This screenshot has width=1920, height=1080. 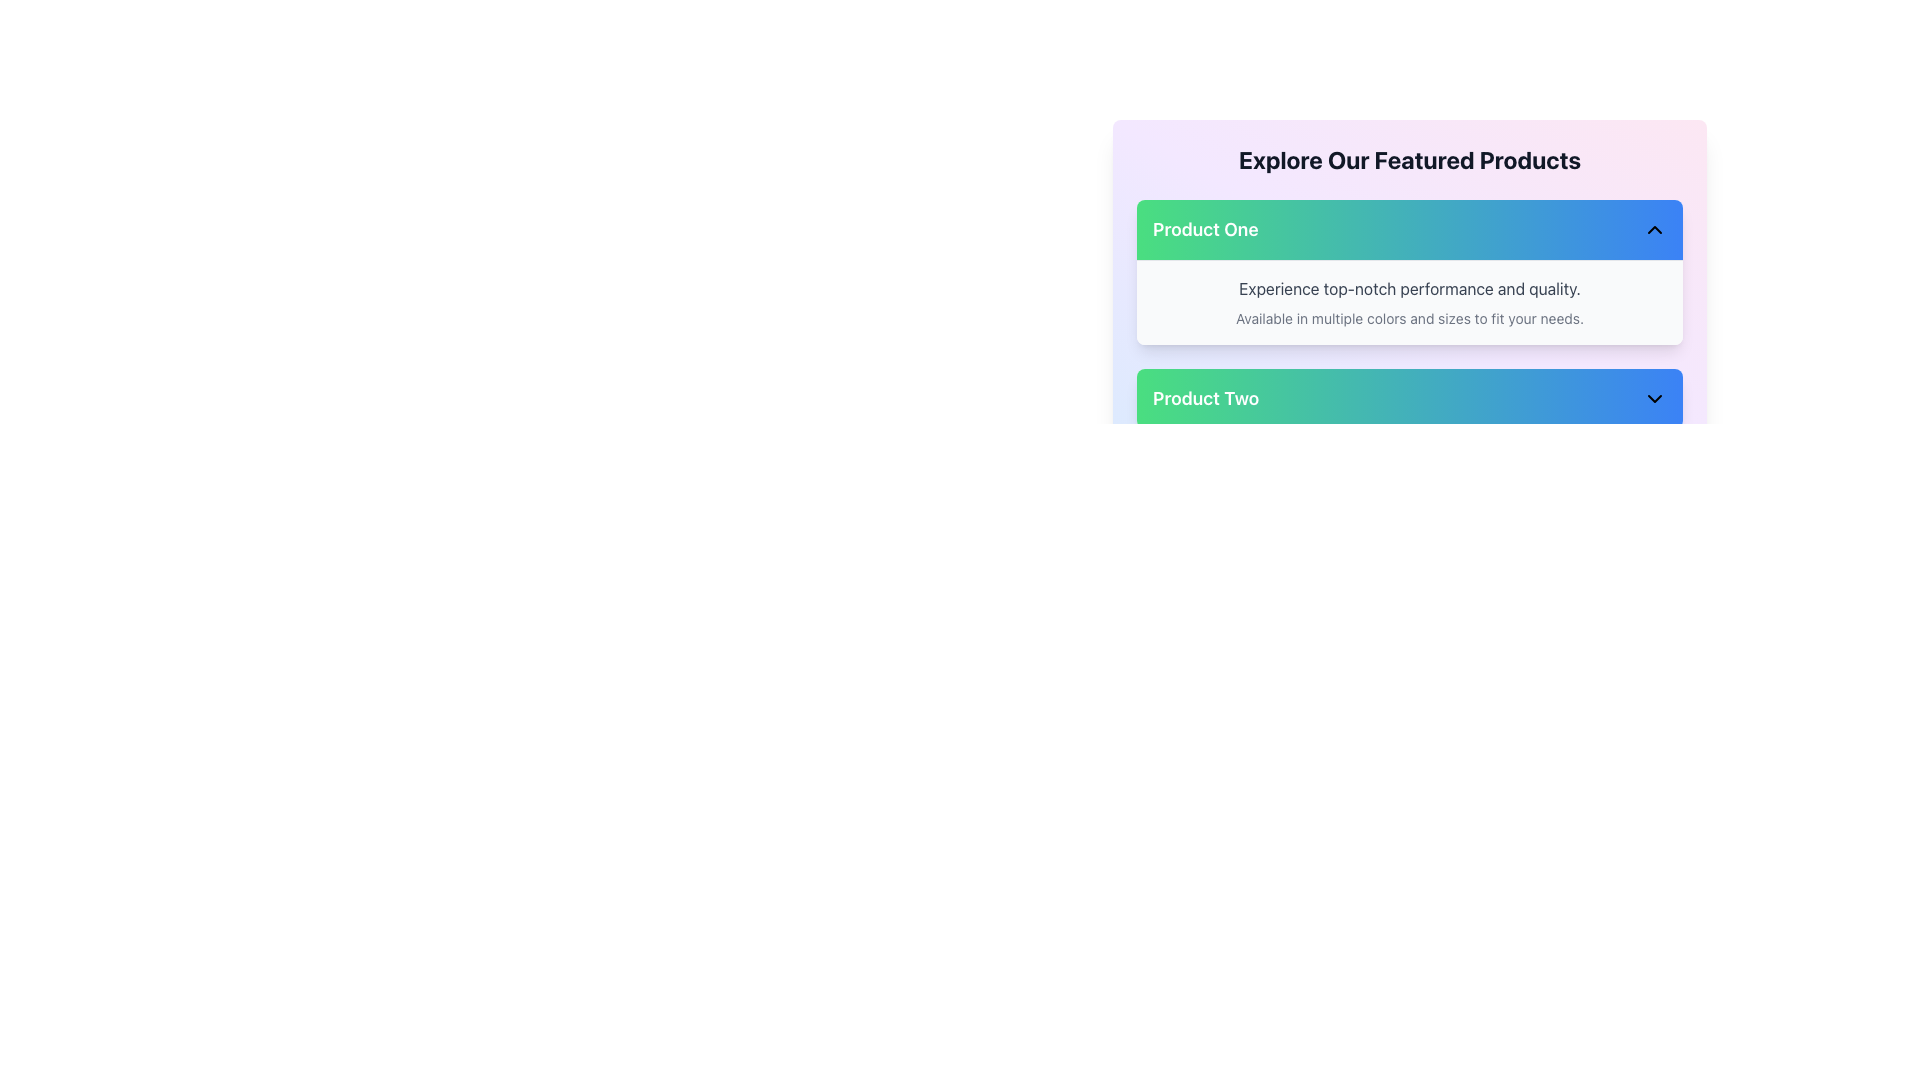 I want to click on information in the text block that is located beneath the 'Product One' header, which contains two lines of text about performance and availability in colors and sizes, so click(x=1409, y=301).